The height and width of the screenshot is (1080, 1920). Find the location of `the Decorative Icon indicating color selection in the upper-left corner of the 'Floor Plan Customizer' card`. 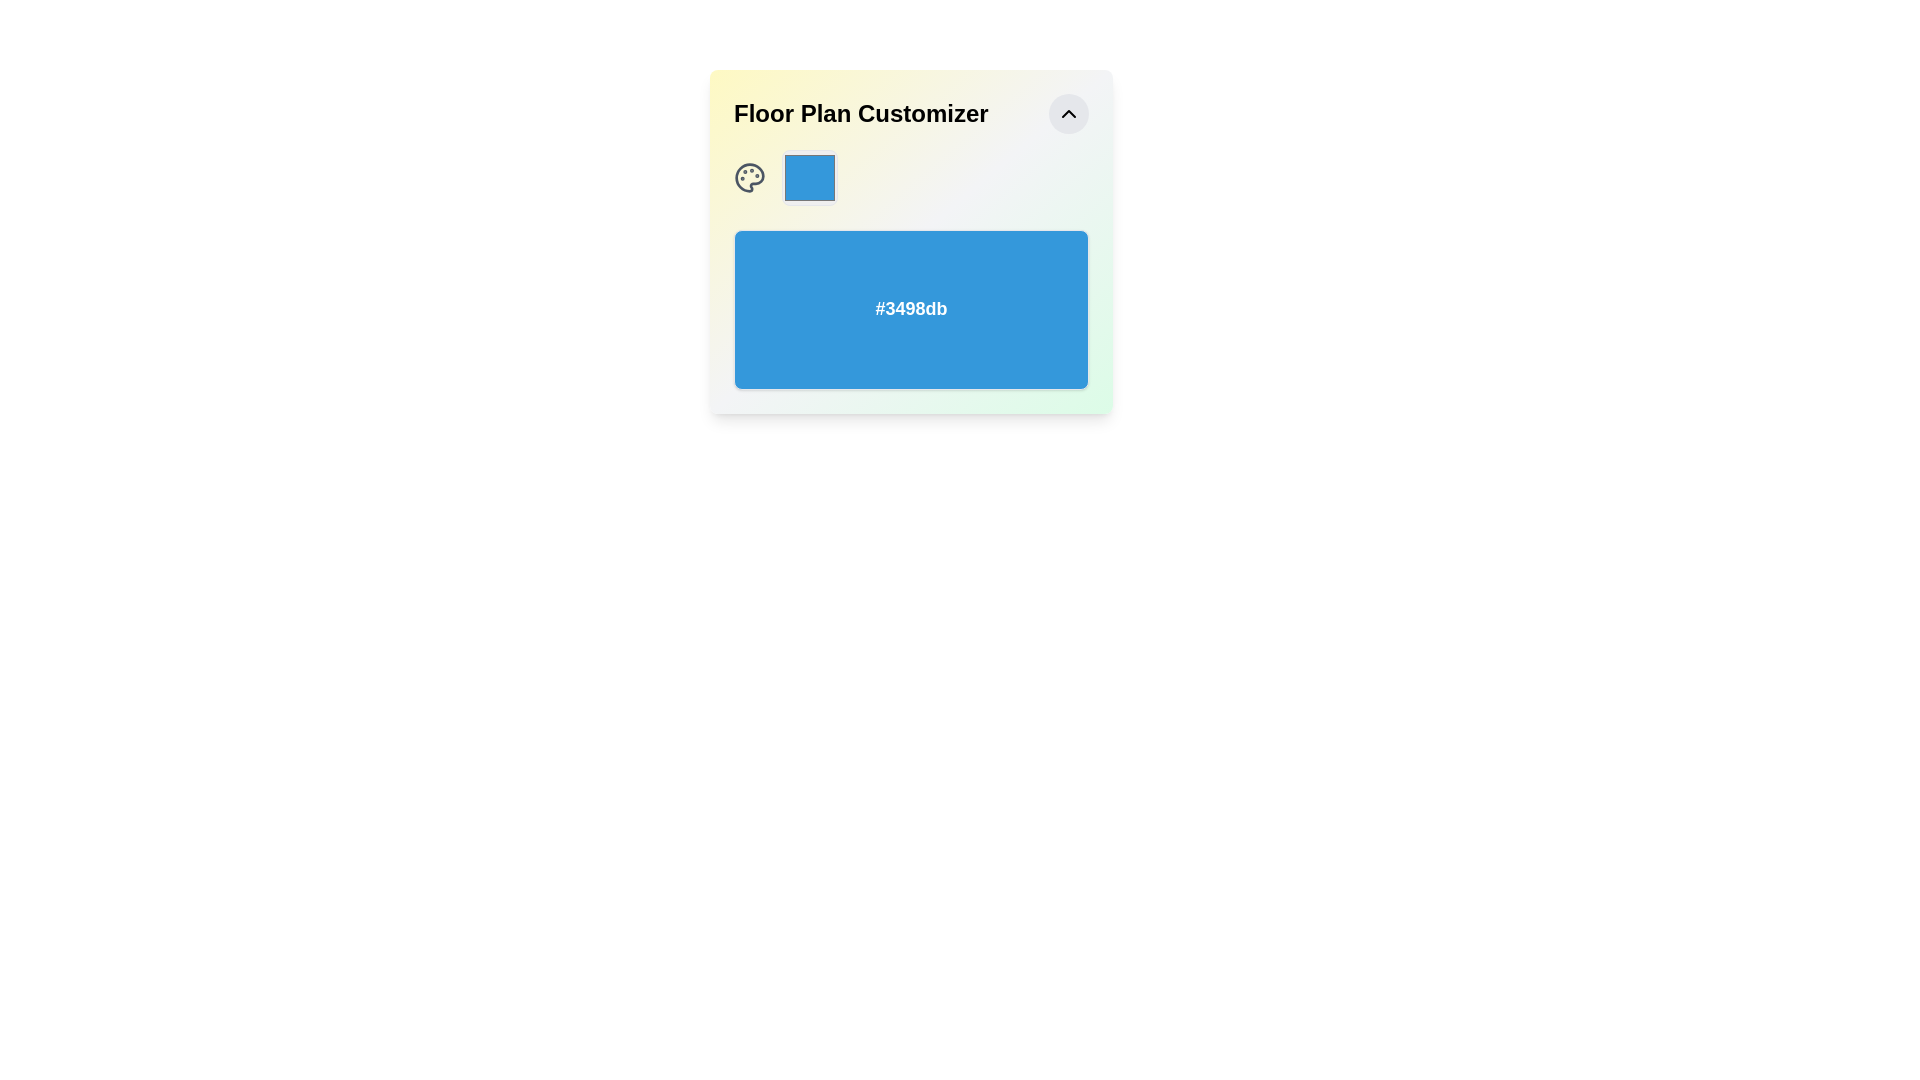

the Decorative Icon indicating color selection in the upper-left corner of the 'Floor Plan Customizer' card is located at coordinates (748, 176).